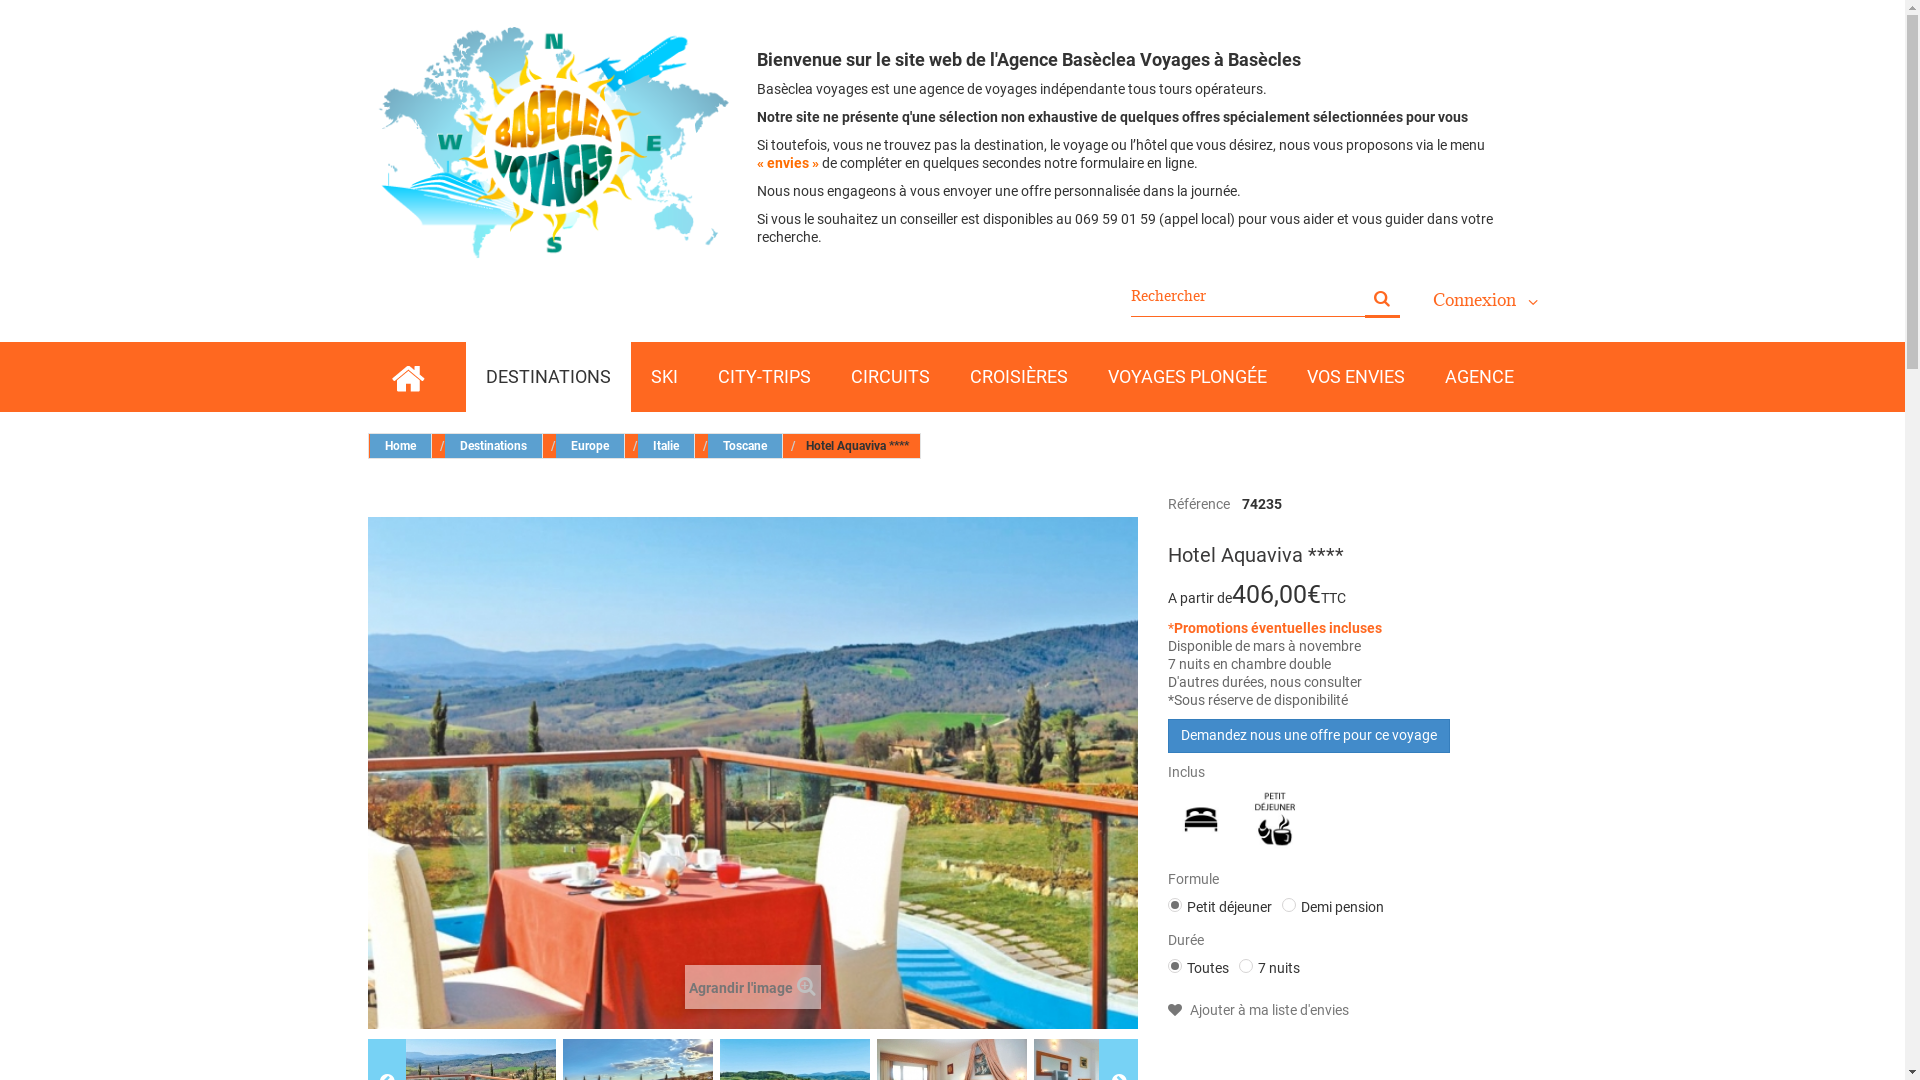 The height and width of the screenshot is (1080, 1920). Describe the element at coordinates (1478, 377) in the screenshot. I see `'AGENCE'` at that location.